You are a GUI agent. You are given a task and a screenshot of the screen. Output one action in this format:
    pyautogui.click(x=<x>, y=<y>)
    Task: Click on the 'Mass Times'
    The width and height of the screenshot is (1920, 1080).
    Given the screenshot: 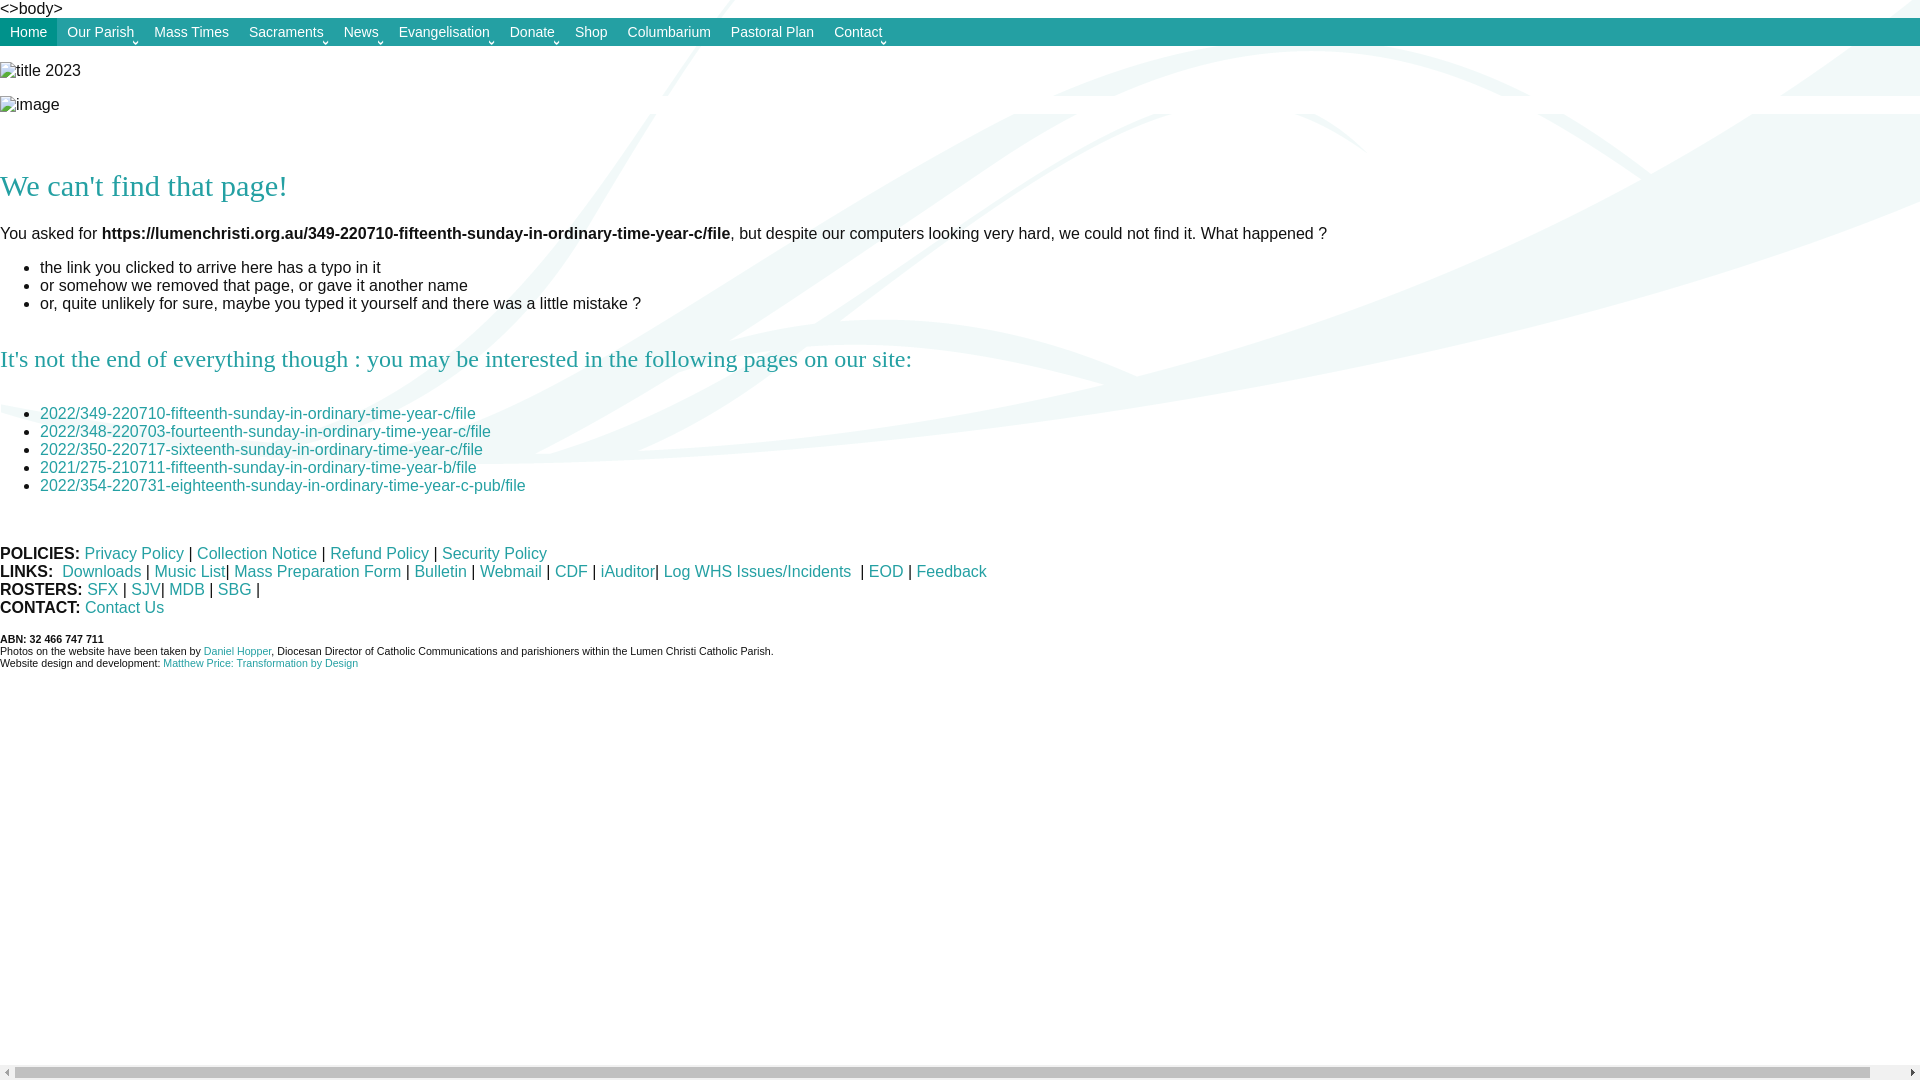 What is the action you would take?
    pyautogui.click(x=143, y=31)
    